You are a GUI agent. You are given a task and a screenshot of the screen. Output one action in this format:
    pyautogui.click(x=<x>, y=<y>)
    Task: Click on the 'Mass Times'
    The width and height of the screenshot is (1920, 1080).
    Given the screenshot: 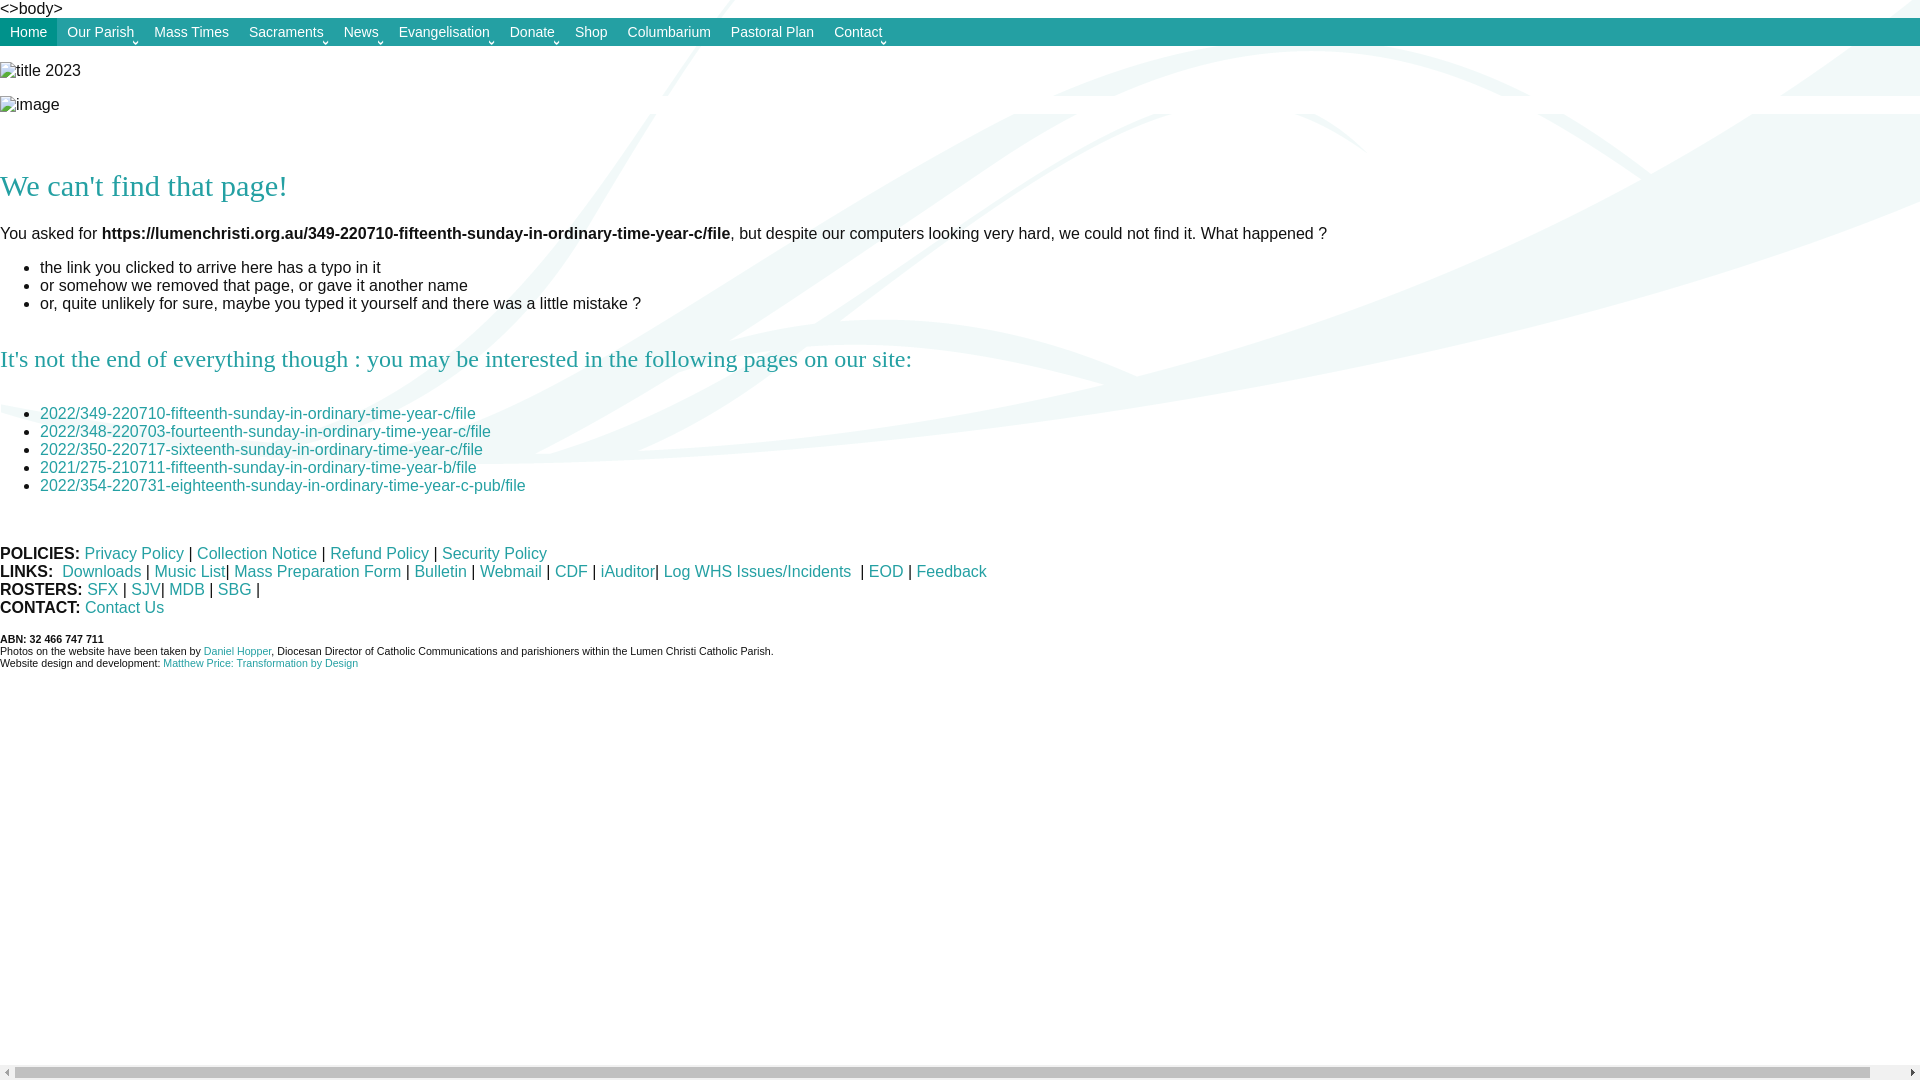 What is the action you would take?
    pyautogui.click(x=143, y=31)
    